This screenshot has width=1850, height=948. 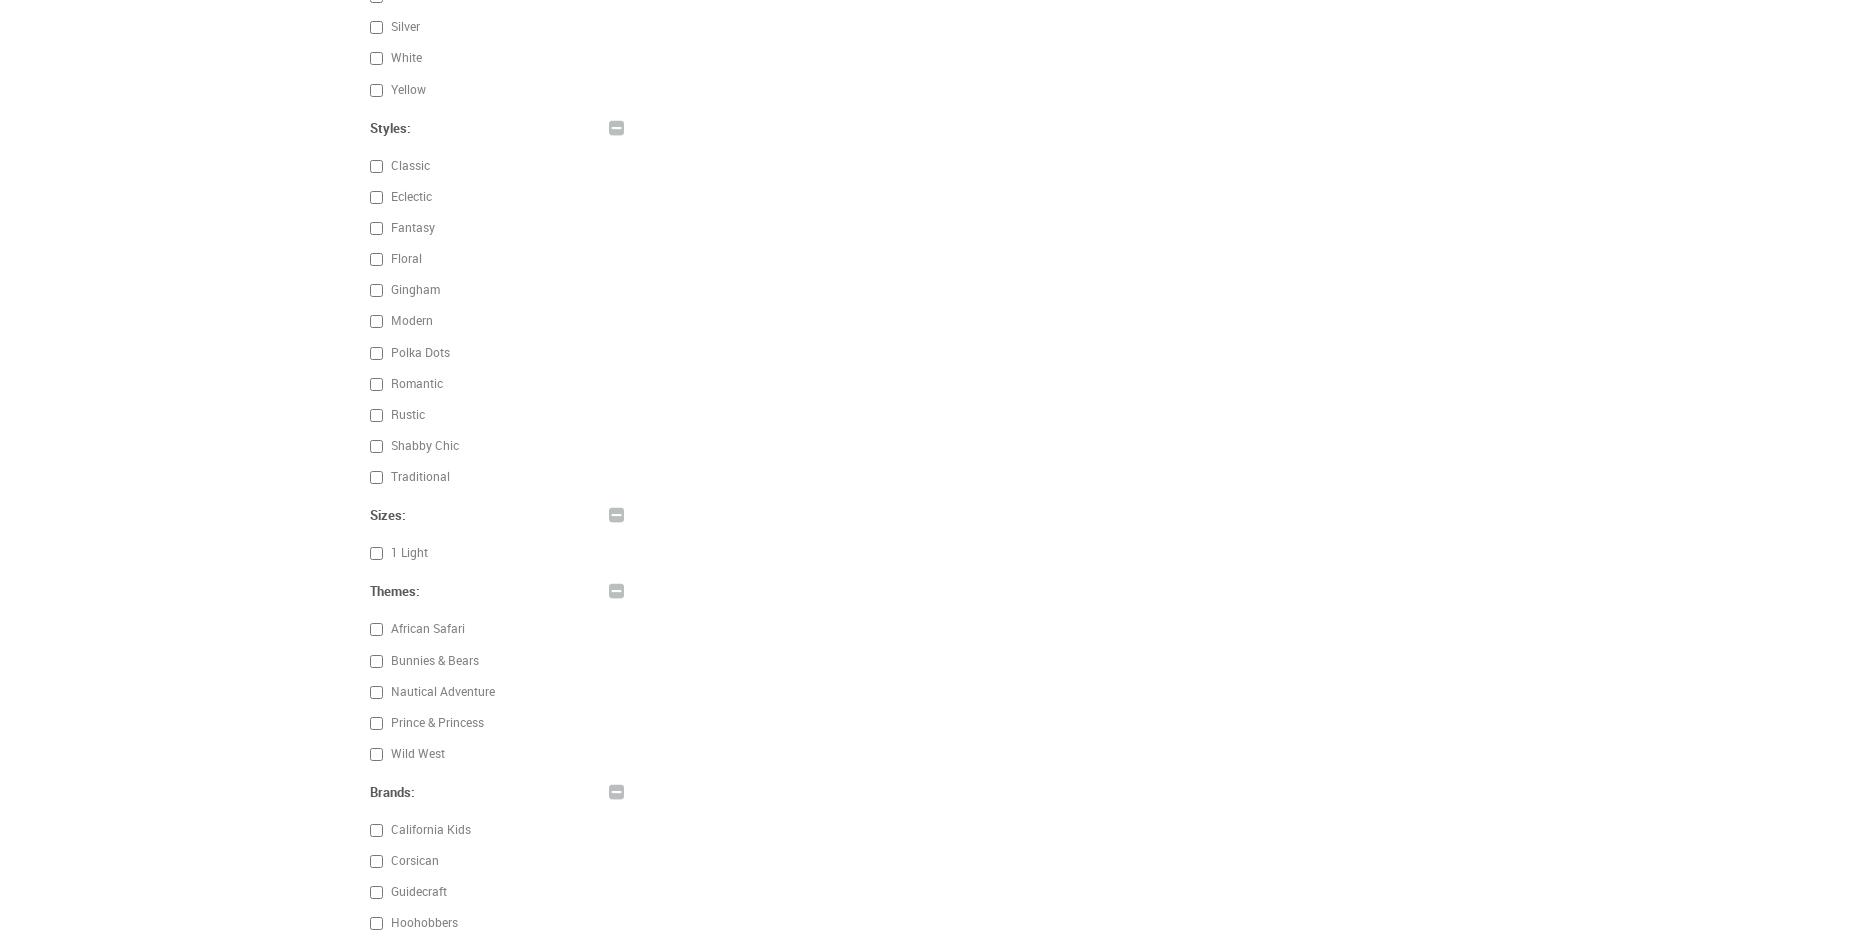 I want to click on 'Floral', so click(x=386, y=258).